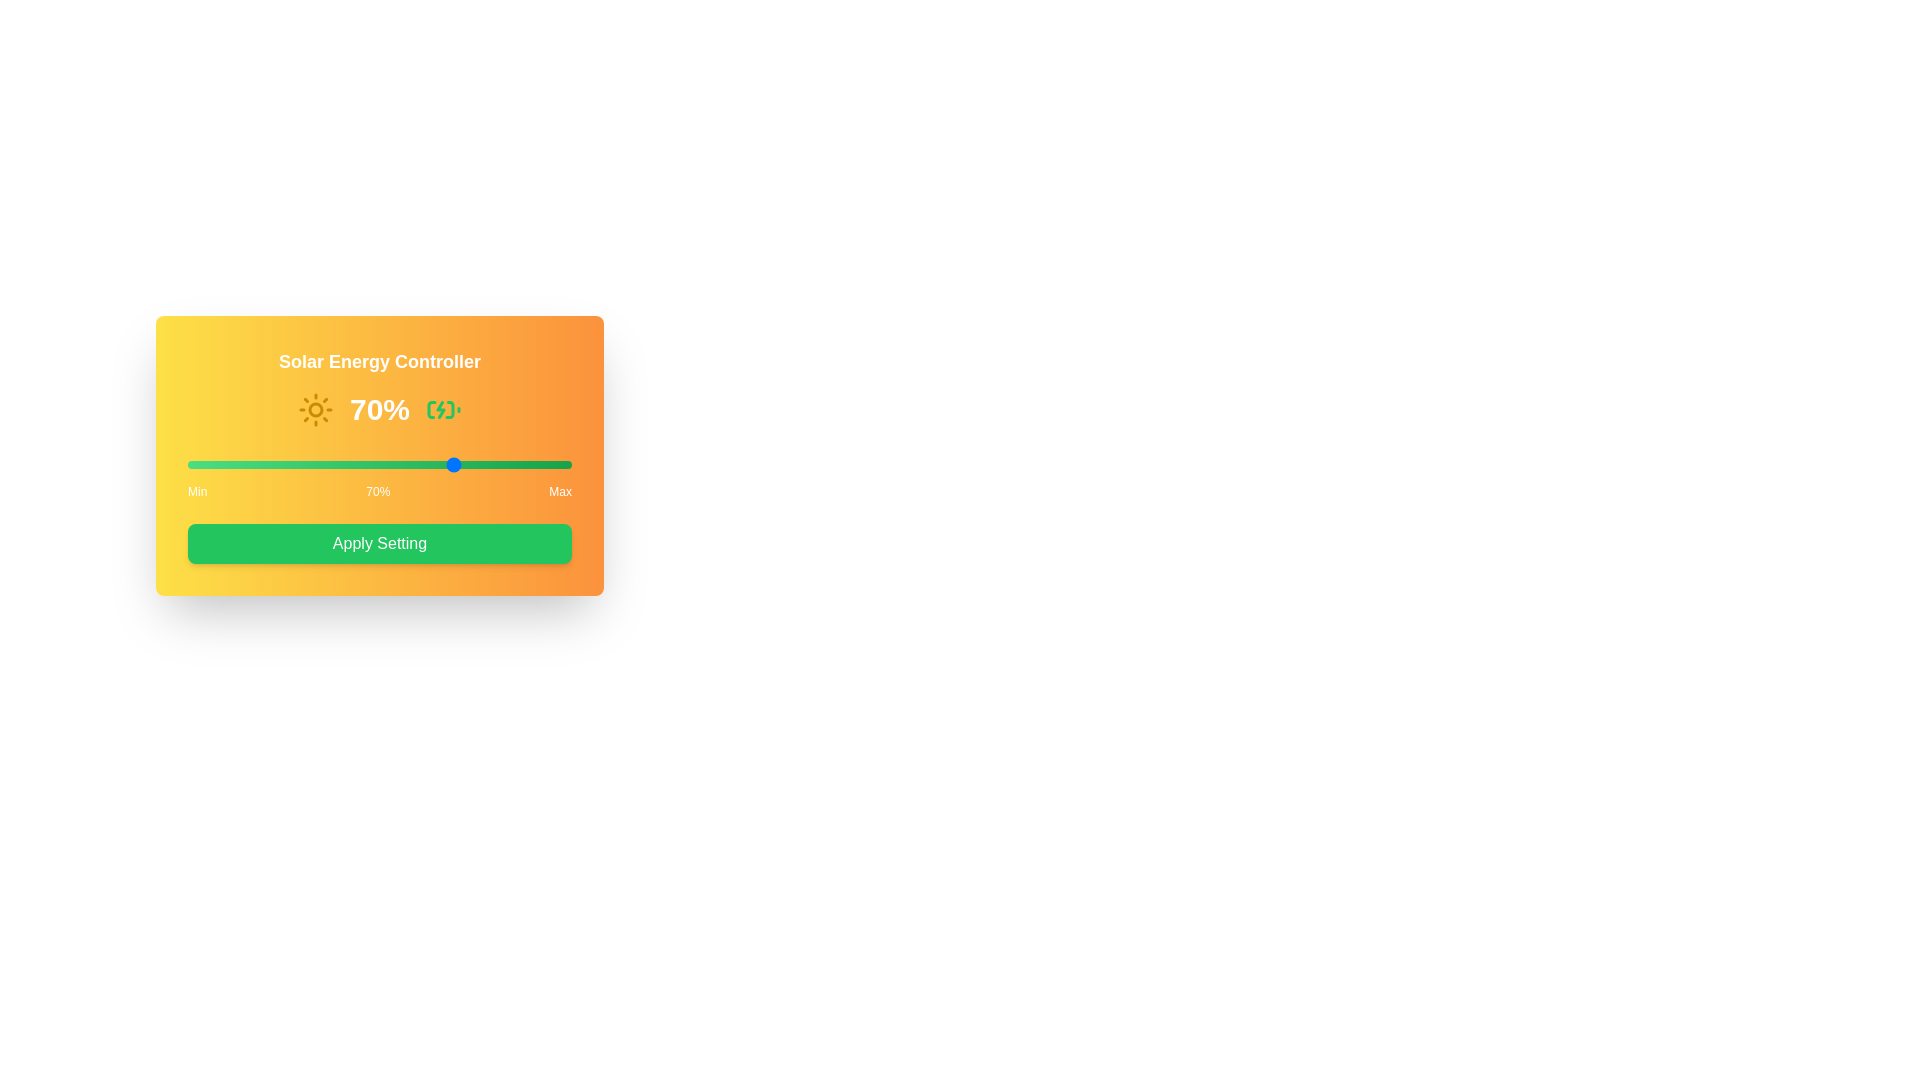 Image resolution: width=1920 pixels, height=1080 pixels. Describe the element at coordinates (259, 465) in the screenshot. I see `the solar input slider to 19%` at that location.